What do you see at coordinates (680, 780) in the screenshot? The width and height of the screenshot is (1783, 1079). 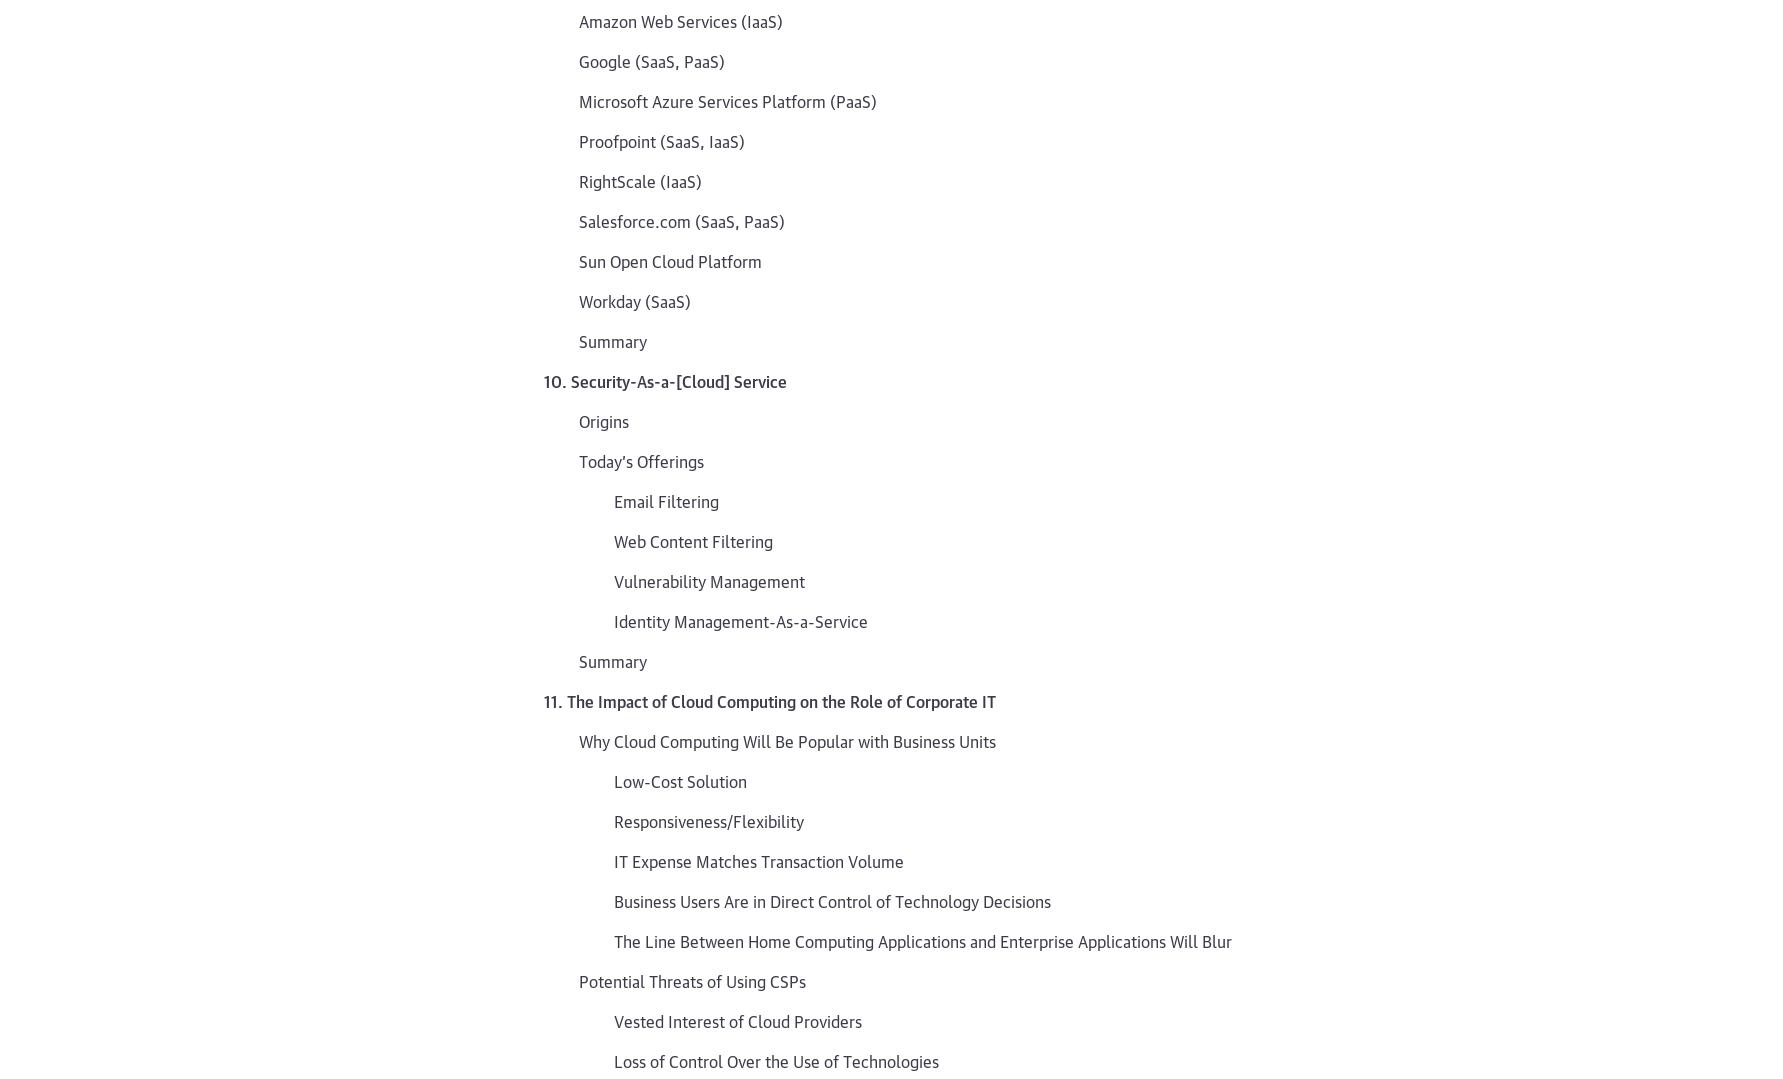 I see `'Low-Cost Solution'` at bounding box center [680, 780].